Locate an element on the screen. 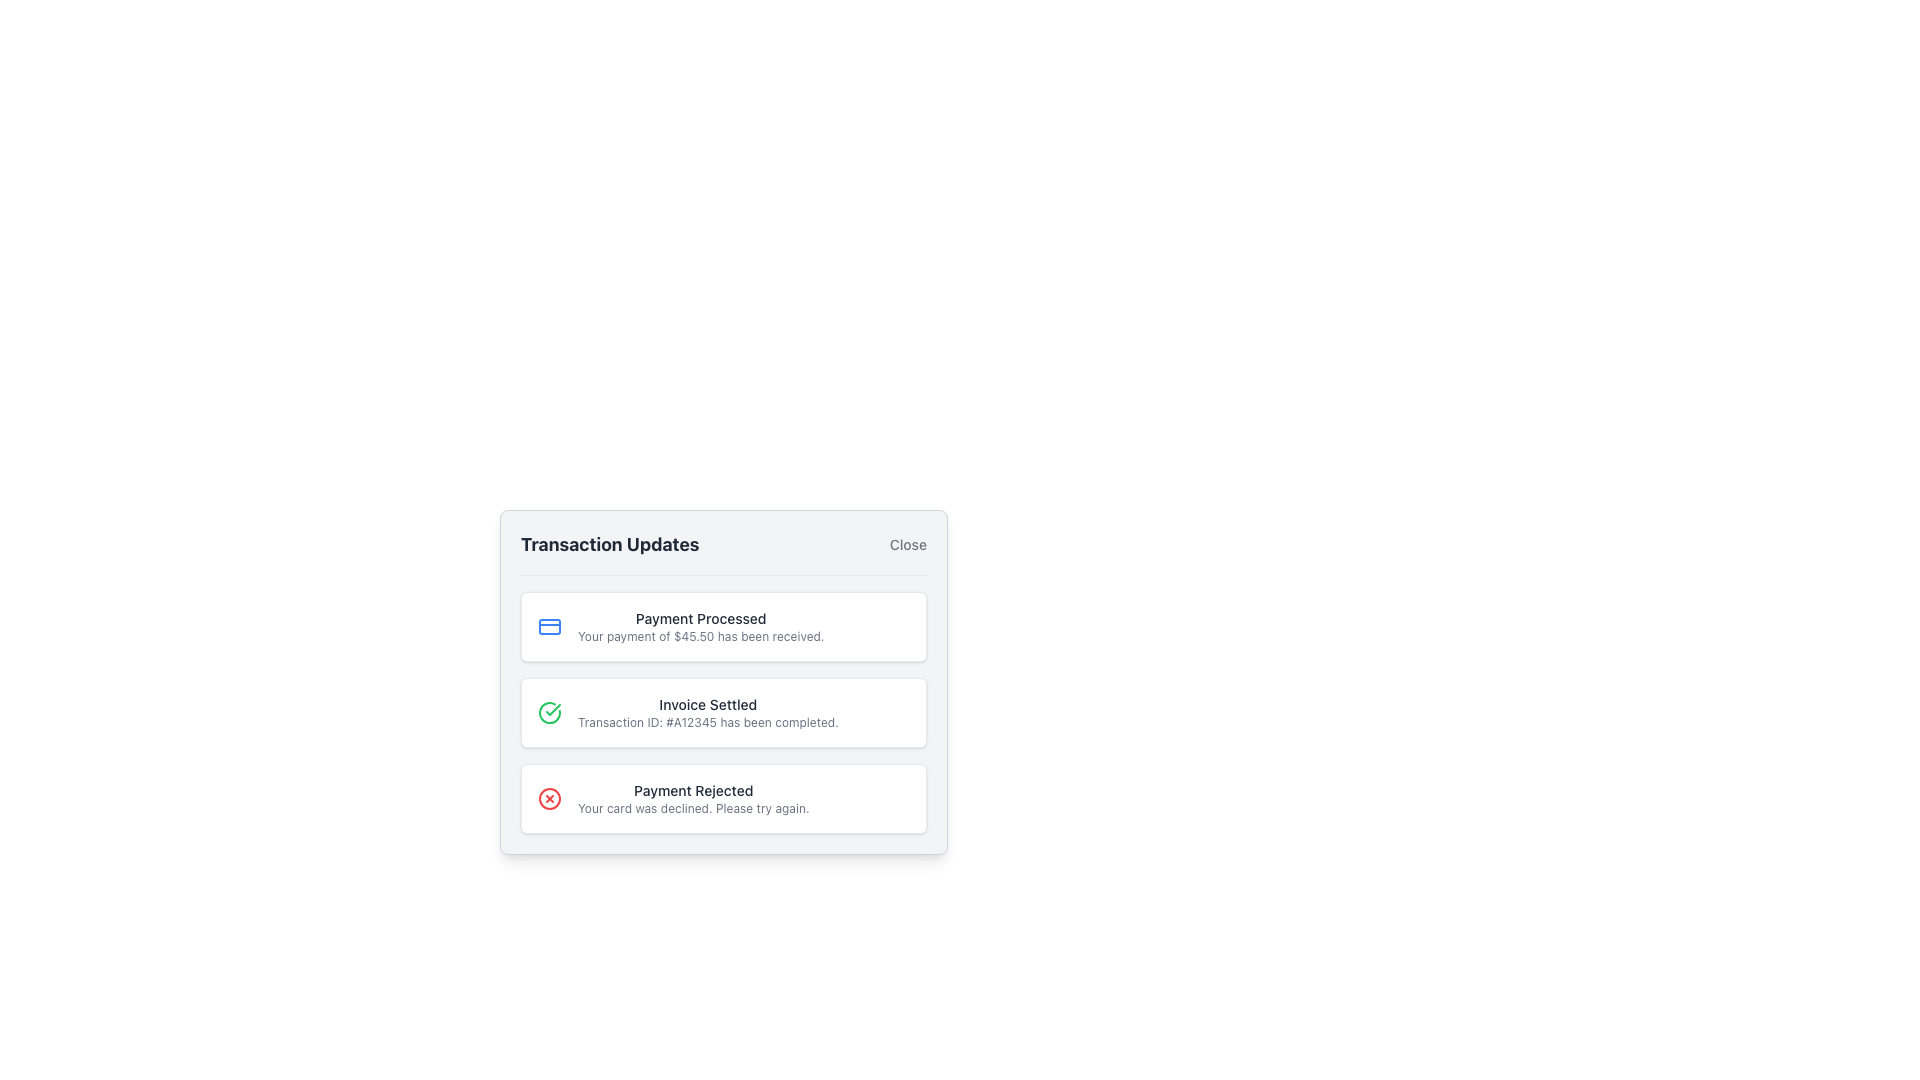 This screenshot has height=1080, width=1920. the second notification card titled 'Invoice Settled' within the 'Transaction Updates' section, which displays a completed transaction message is located at coordinates (723, 712).